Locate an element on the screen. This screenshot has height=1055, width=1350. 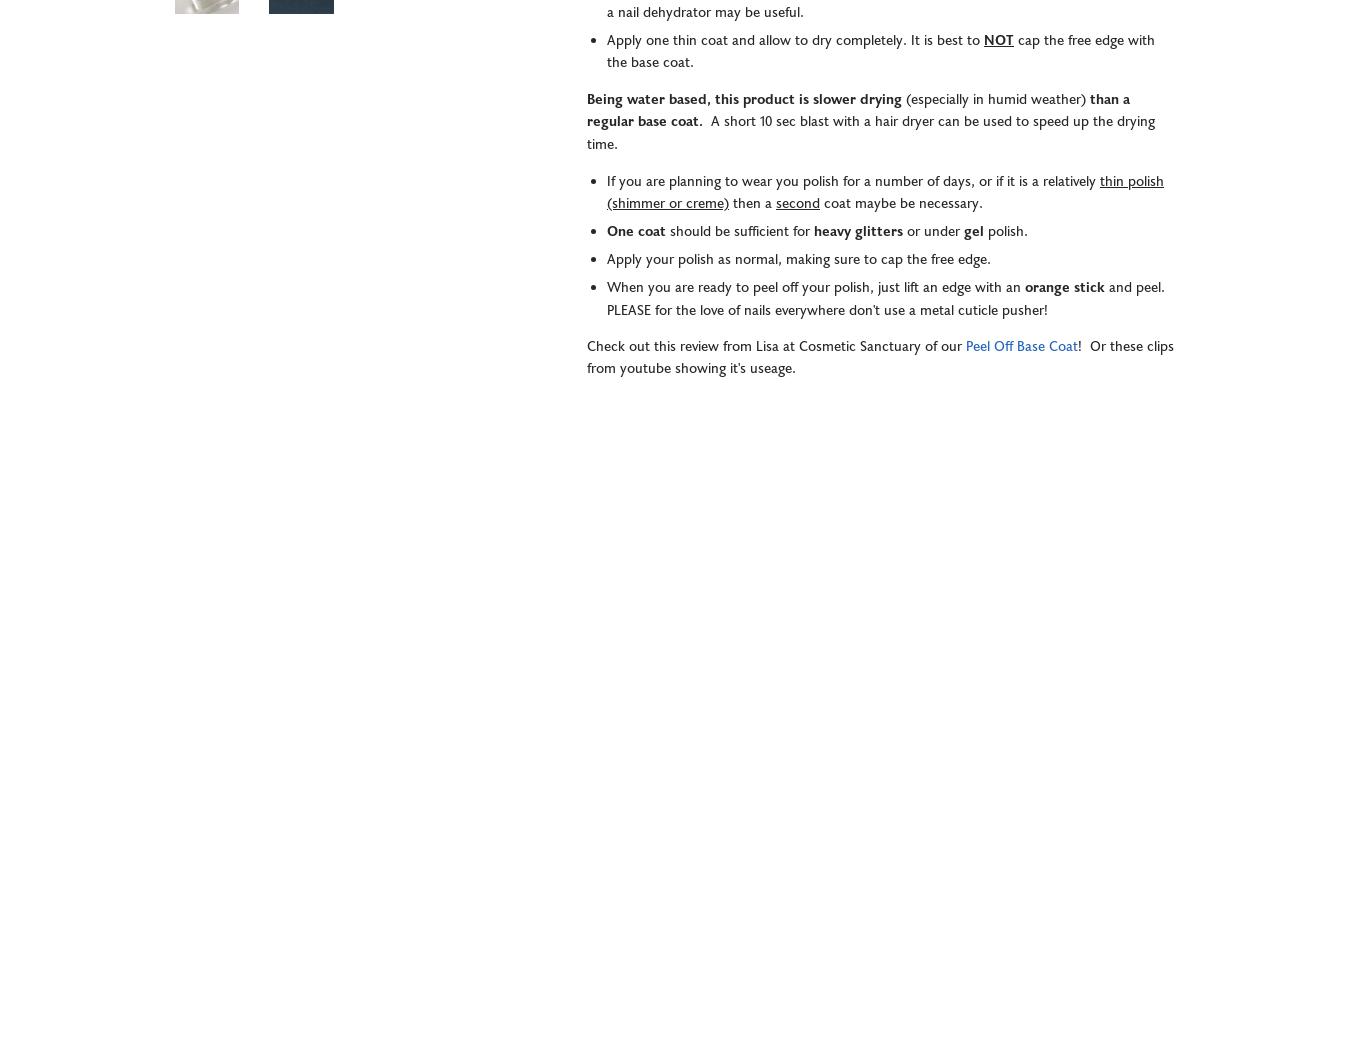
'orange stick' is located at coordinates (1065, 288).